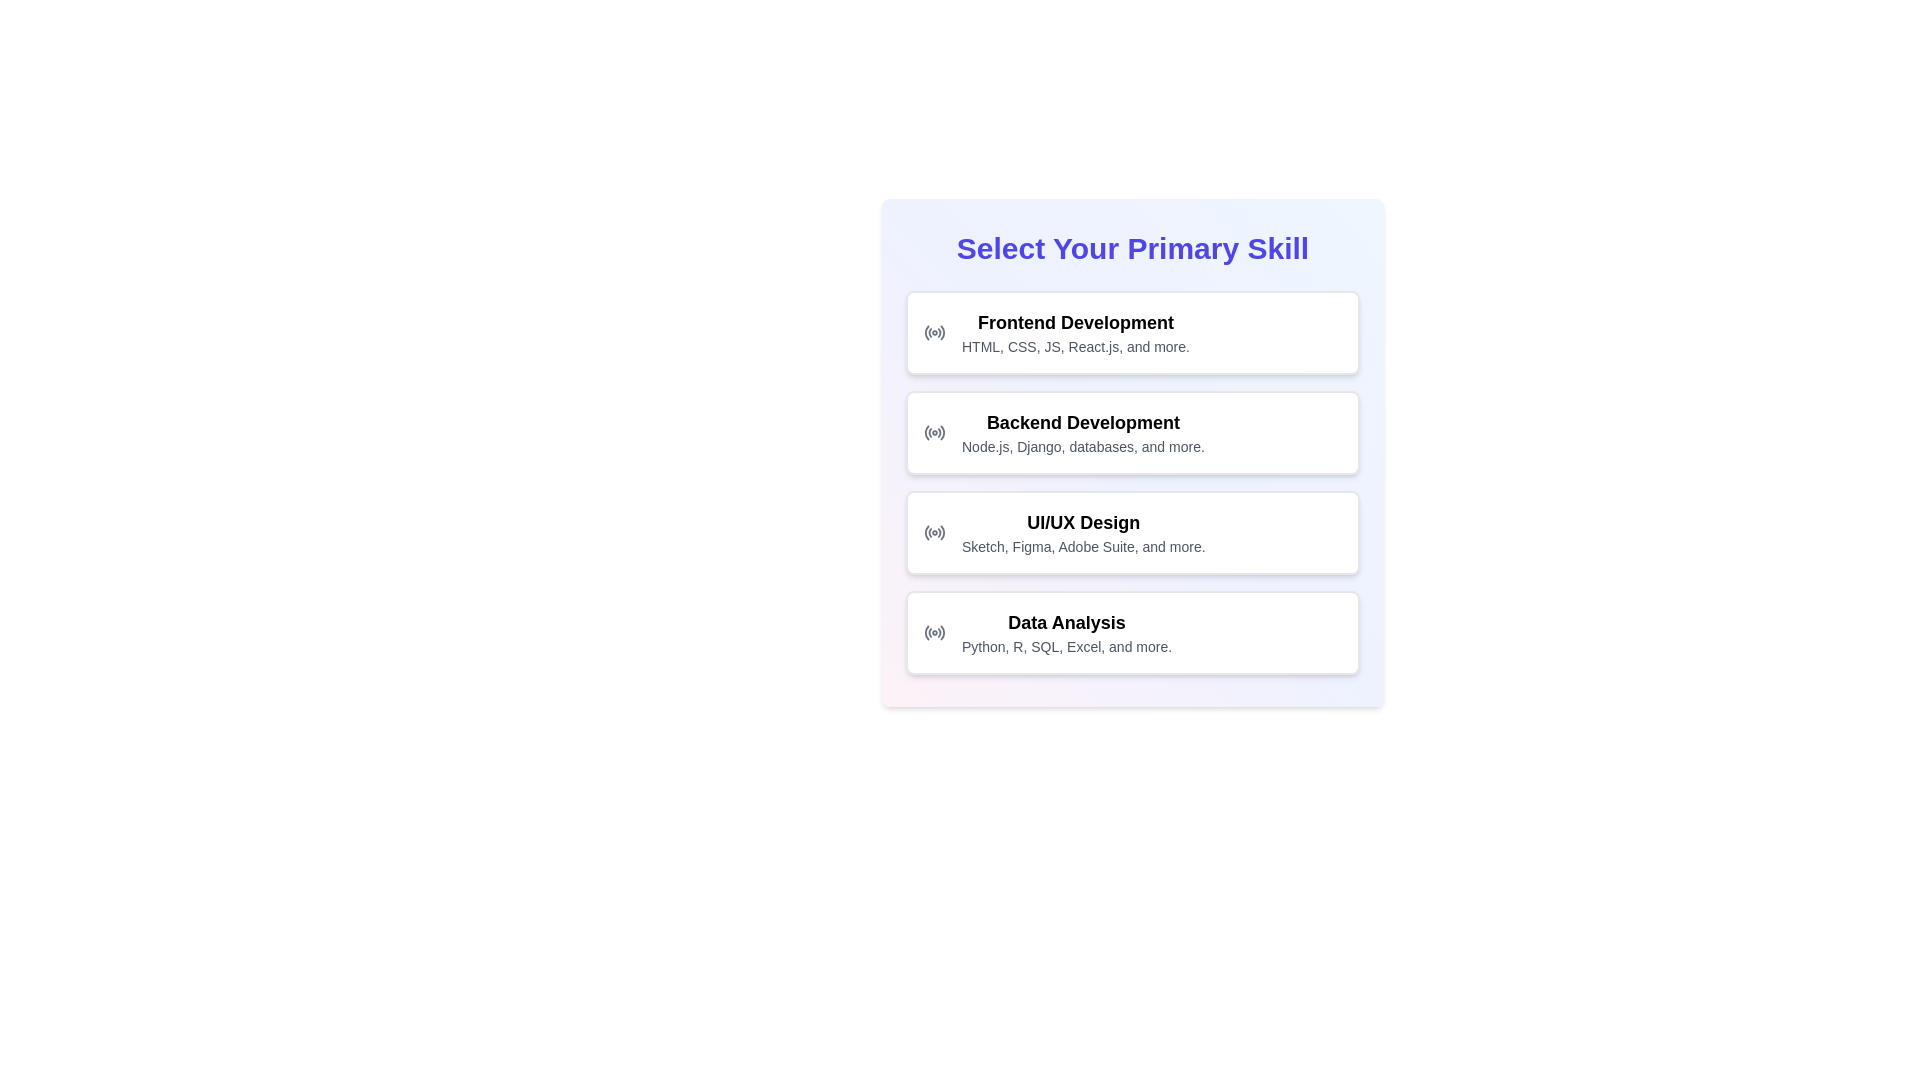  Describe the element at coordinates (1066, 647) in the screenshot. I see `the text label providing additional descriptive information about the 'Data Analysis' section, located at the bottom-left corner of the 'Data Analysis' section, below the title` at that location.